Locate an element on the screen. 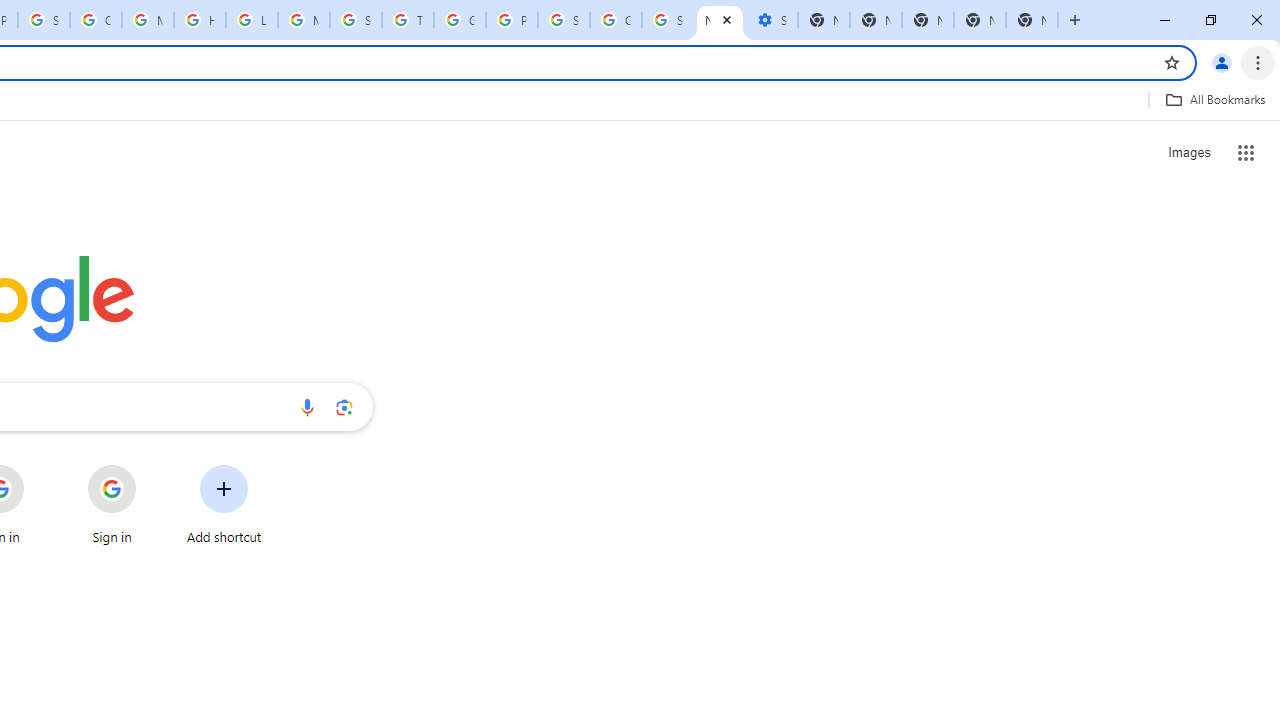  'New Tab' is located at coordinates (979, 20).